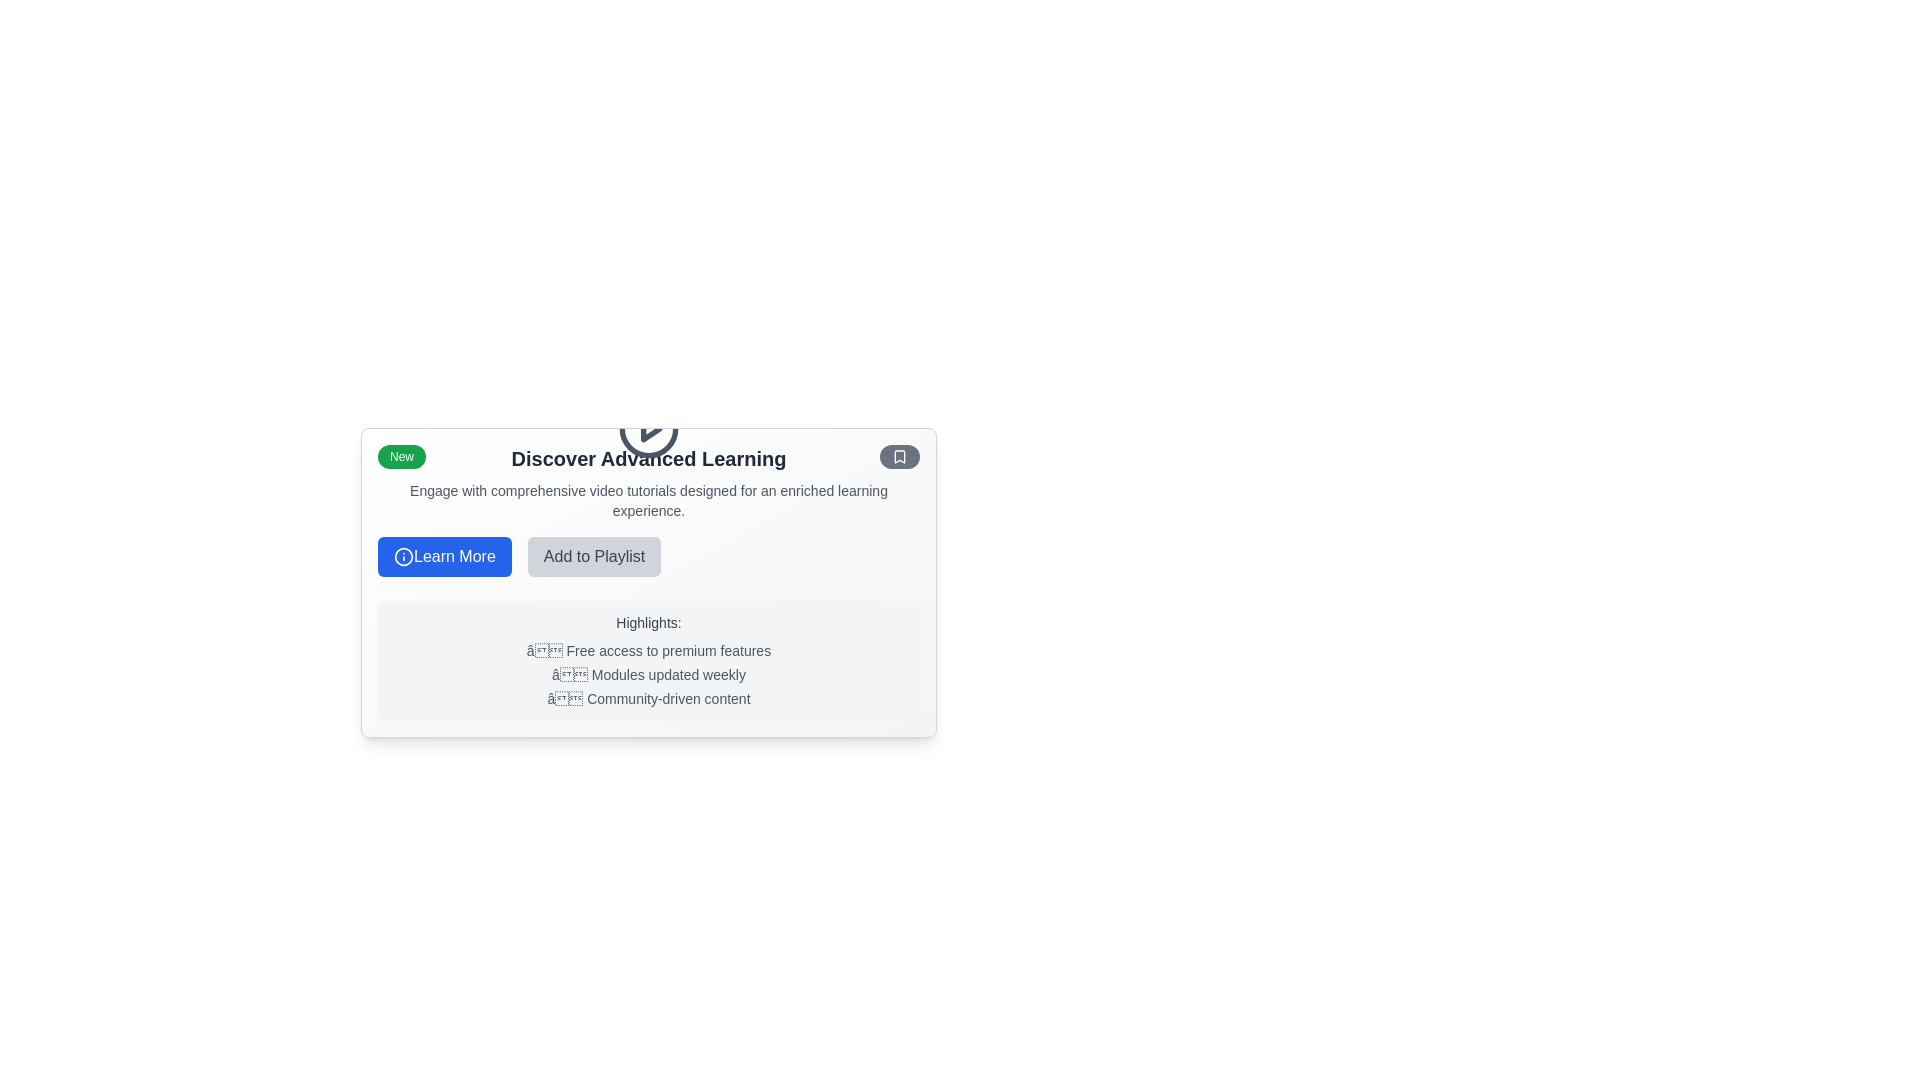 Image resolution: width=1920 pixels, height=1080 pixels. Describe the element at coordinates (651, 427) in the screenshot. I see `the polygonal shape within the SVG graphical component that serves as a visual indicator for the play button in the header section above the 'Discover Advanced Learning' title` at that location.